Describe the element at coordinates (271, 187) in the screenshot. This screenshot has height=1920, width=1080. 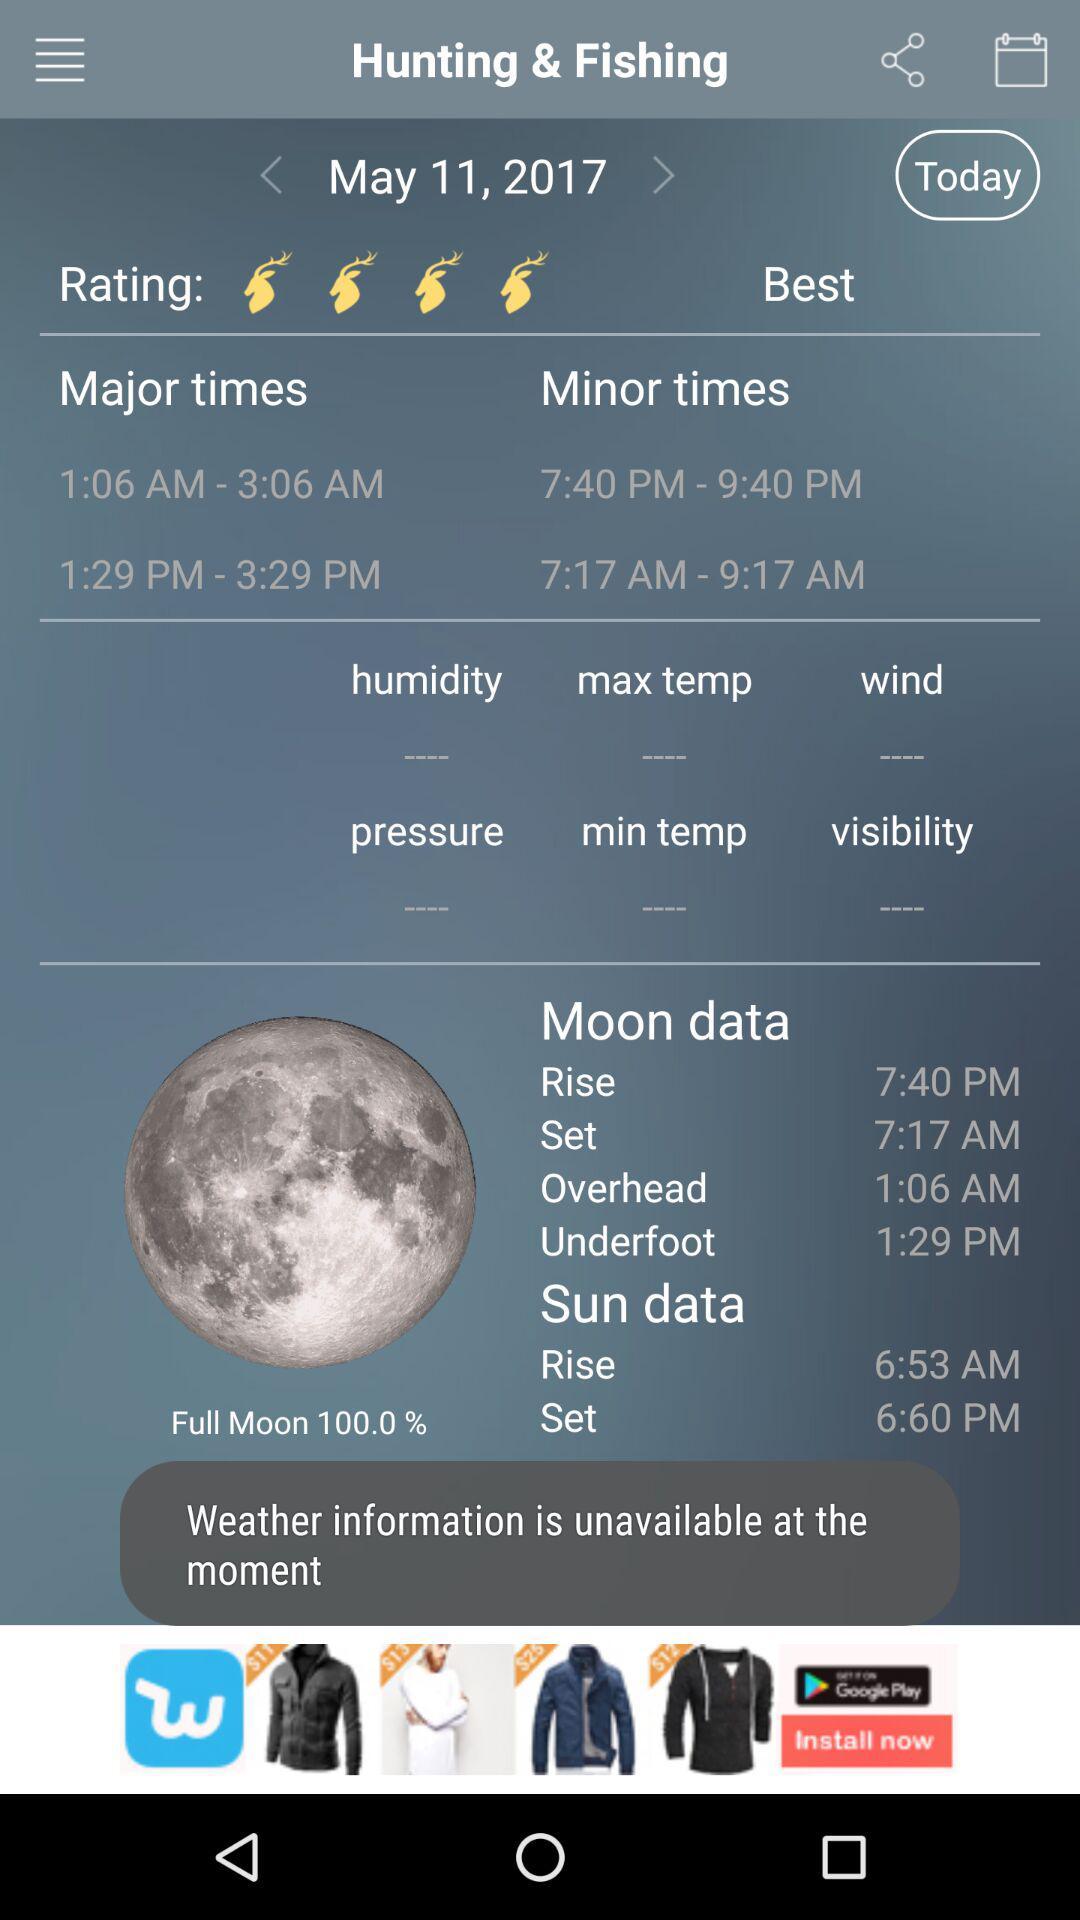
I see `the arrow_backward icon` at that location.